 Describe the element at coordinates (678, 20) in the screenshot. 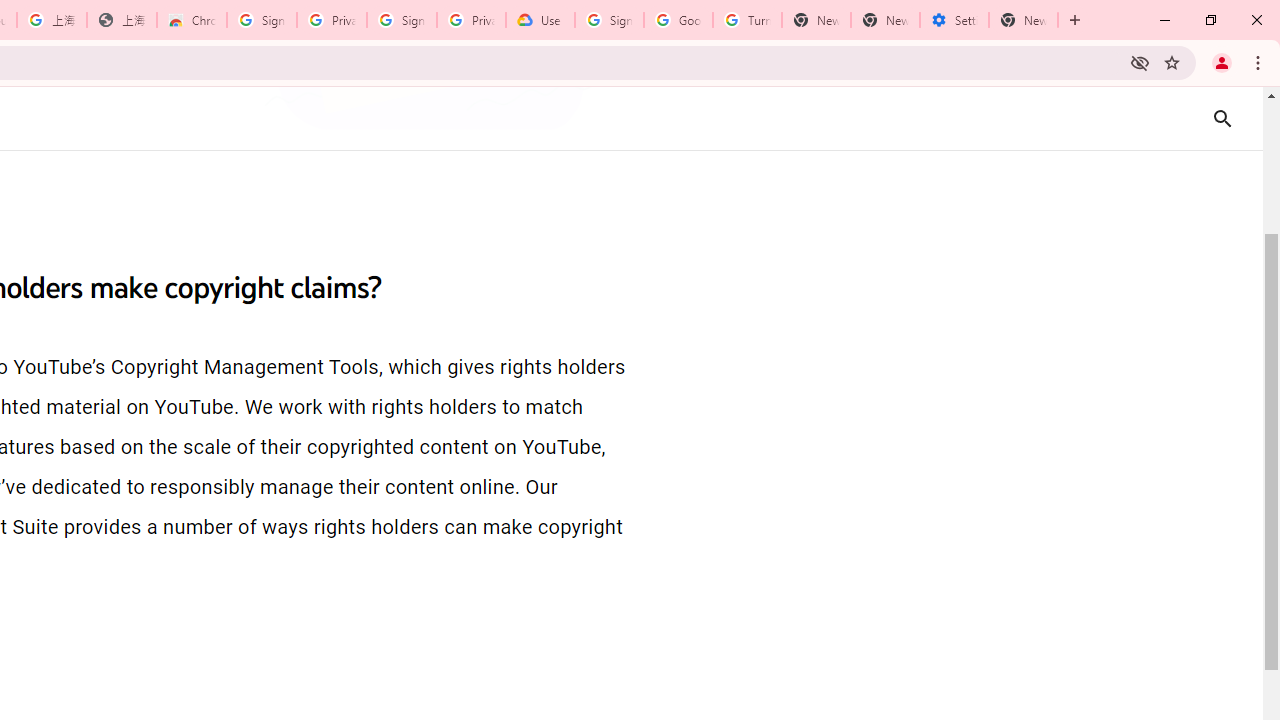

I see `'Google Account Help'` at that location.